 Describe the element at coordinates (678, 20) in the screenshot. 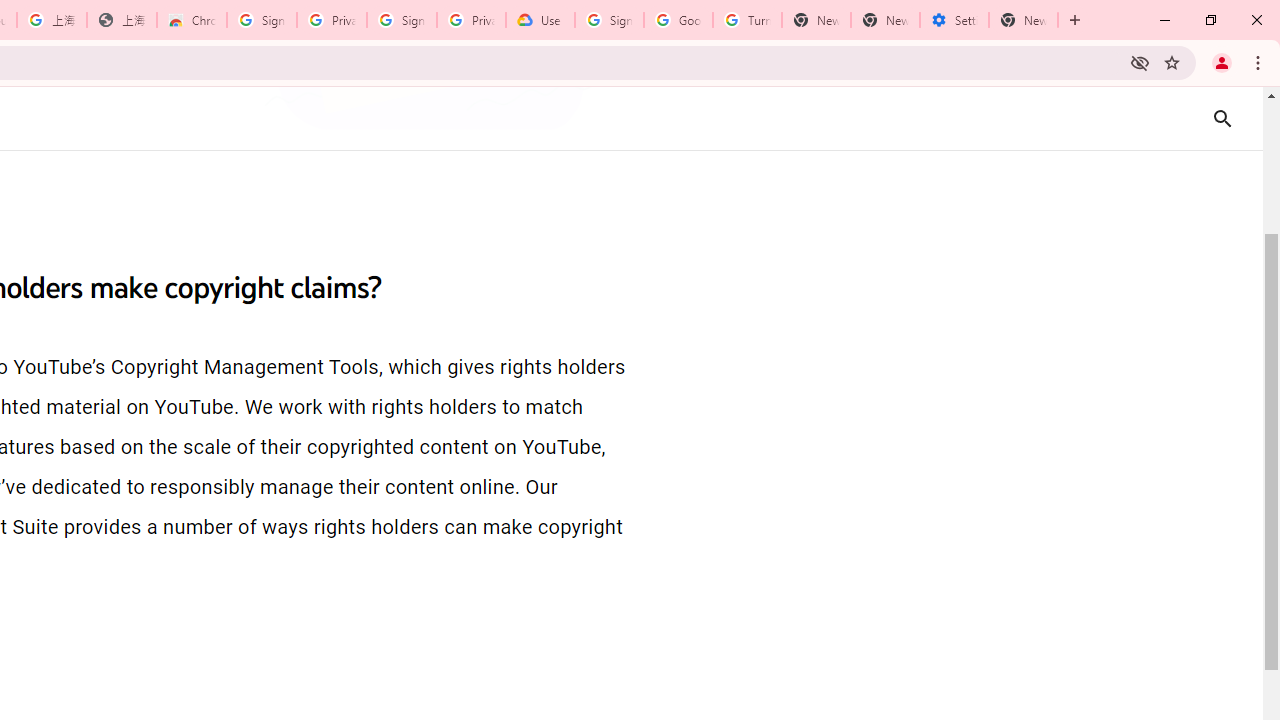

I see `'Google Account Help'` at that location.